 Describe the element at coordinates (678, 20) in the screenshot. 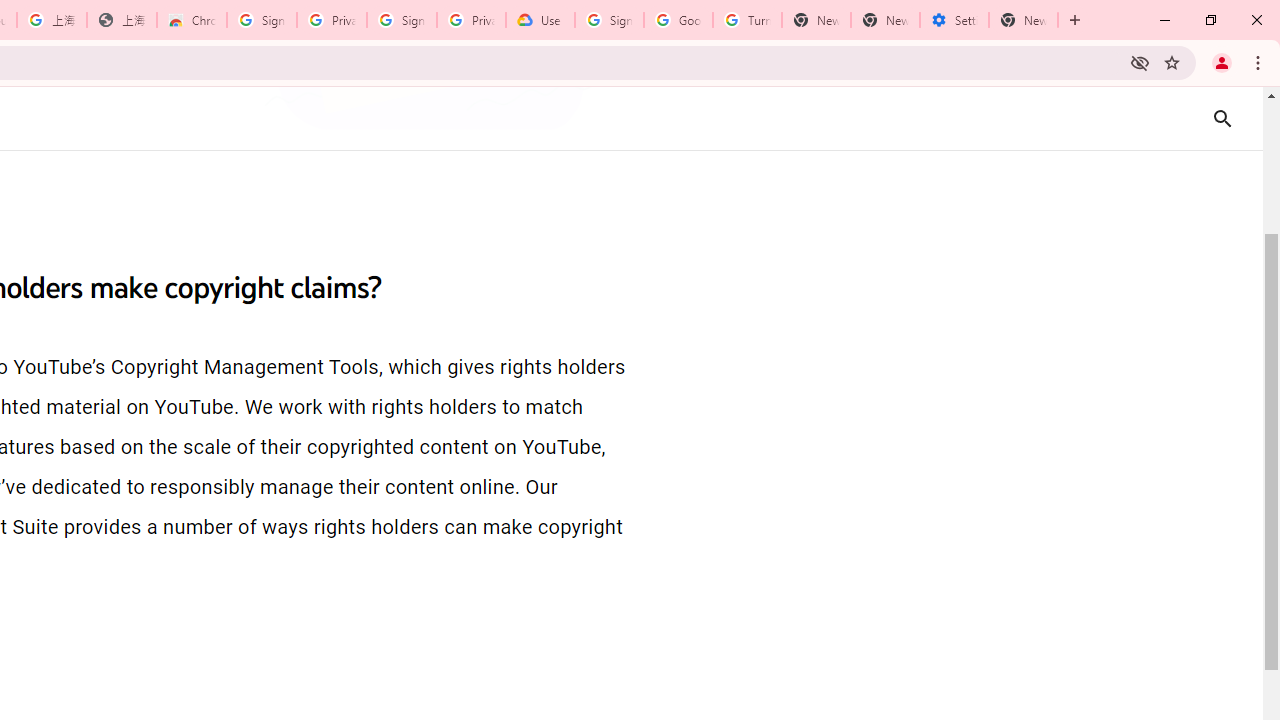

I see `'Google Account Help'` at that location.